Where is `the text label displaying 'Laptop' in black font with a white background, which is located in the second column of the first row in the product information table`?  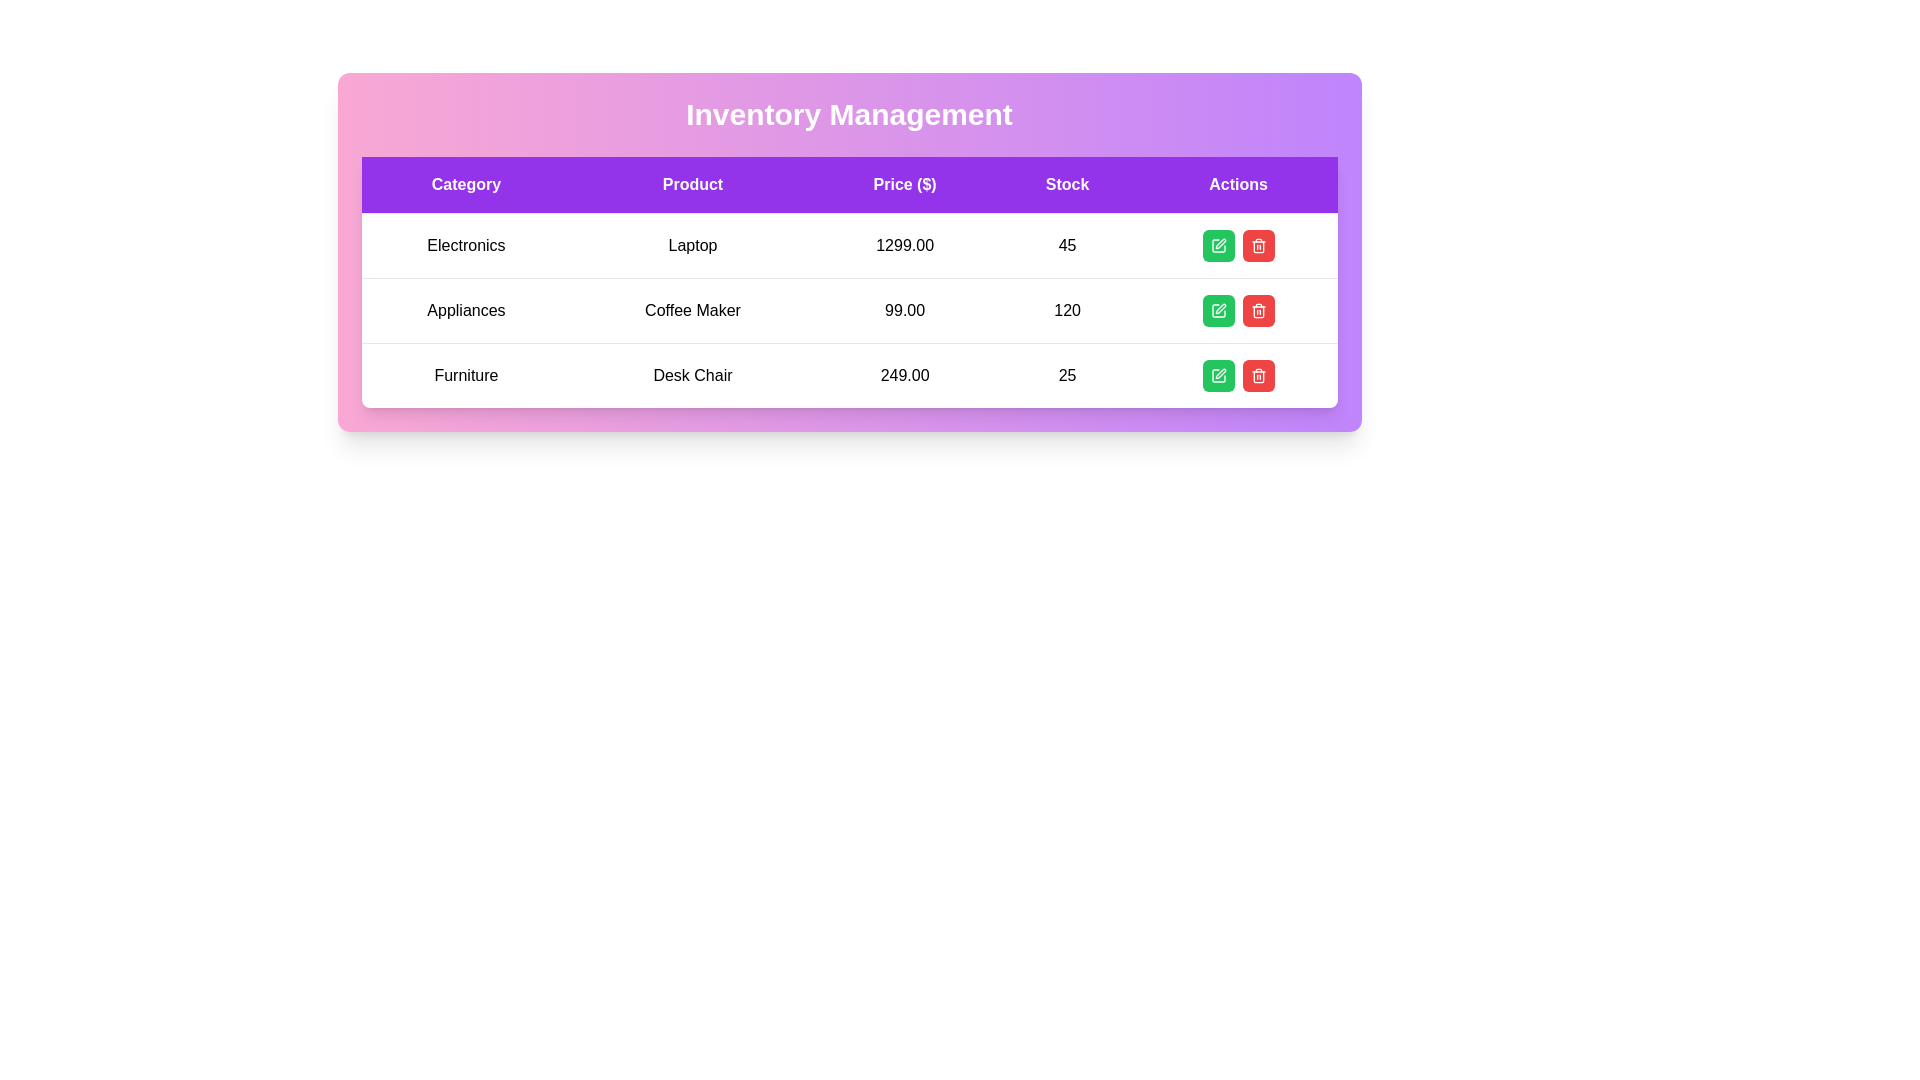
the text label displaying 'Laptop' in black font with a white background, which is located in the second column of the first row in the product information table is located at coordinates (692, 245).